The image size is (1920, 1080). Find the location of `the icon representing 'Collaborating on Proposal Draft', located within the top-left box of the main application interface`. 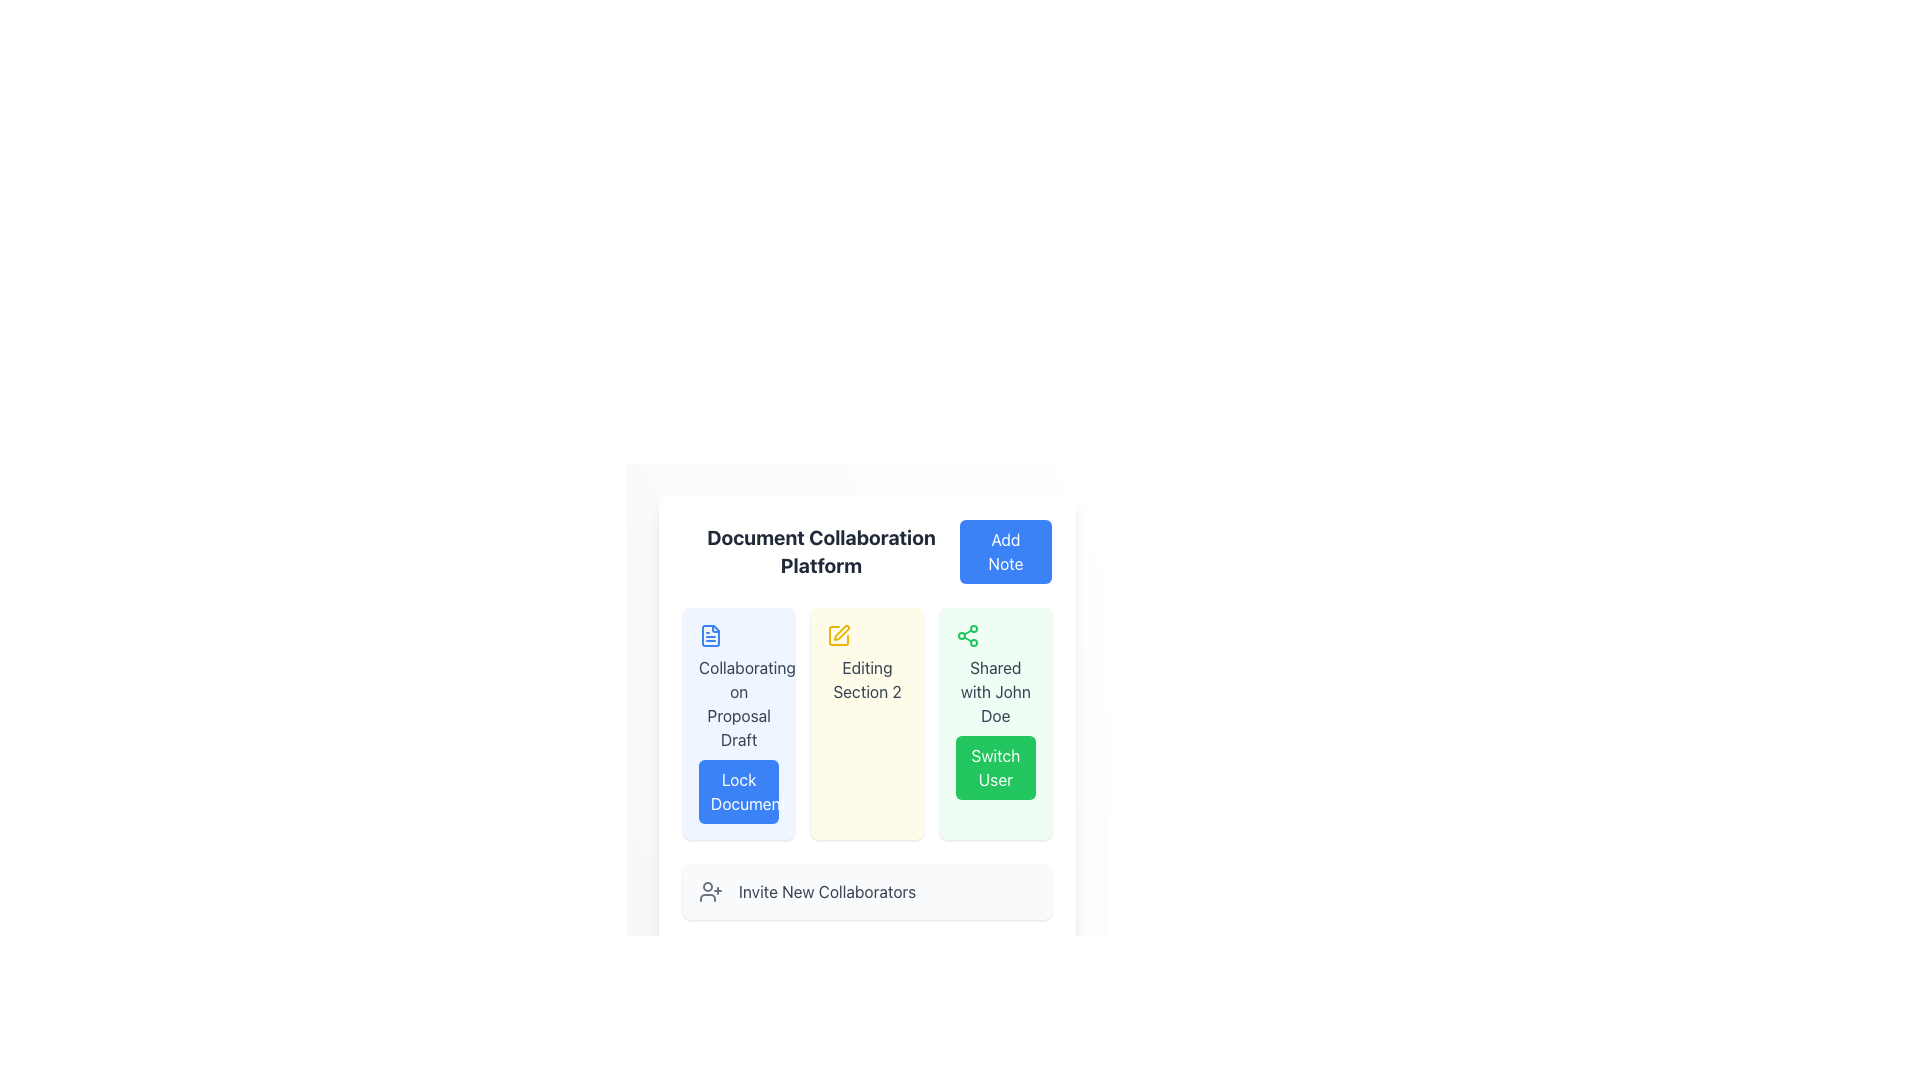

the icon representing 'Collaborating on Proposal Draft', located within the top-left box of the main application interface is located at coordinates (710, 636).